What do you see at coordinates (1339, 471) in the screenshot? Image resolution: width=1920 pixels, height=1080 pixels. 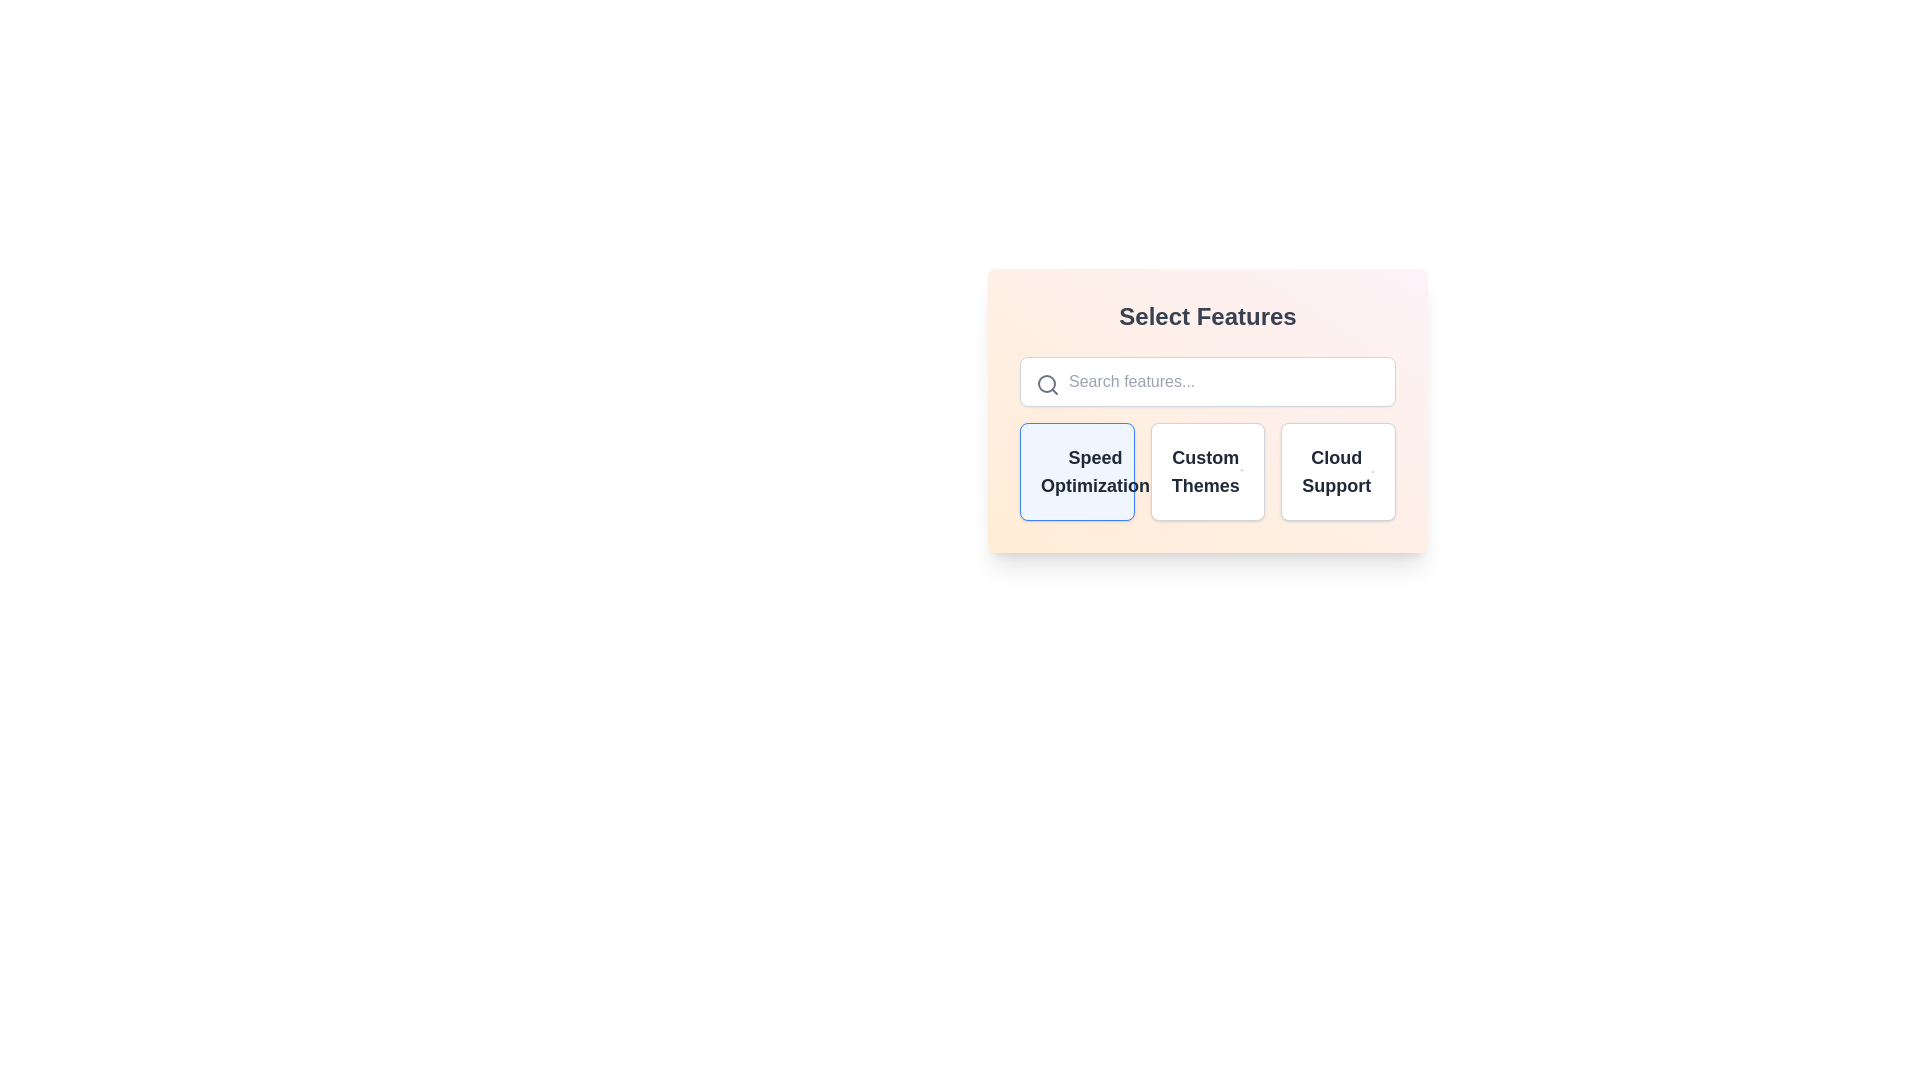 I see `the feature Cloud Support` at bounding box center [1339, 471].